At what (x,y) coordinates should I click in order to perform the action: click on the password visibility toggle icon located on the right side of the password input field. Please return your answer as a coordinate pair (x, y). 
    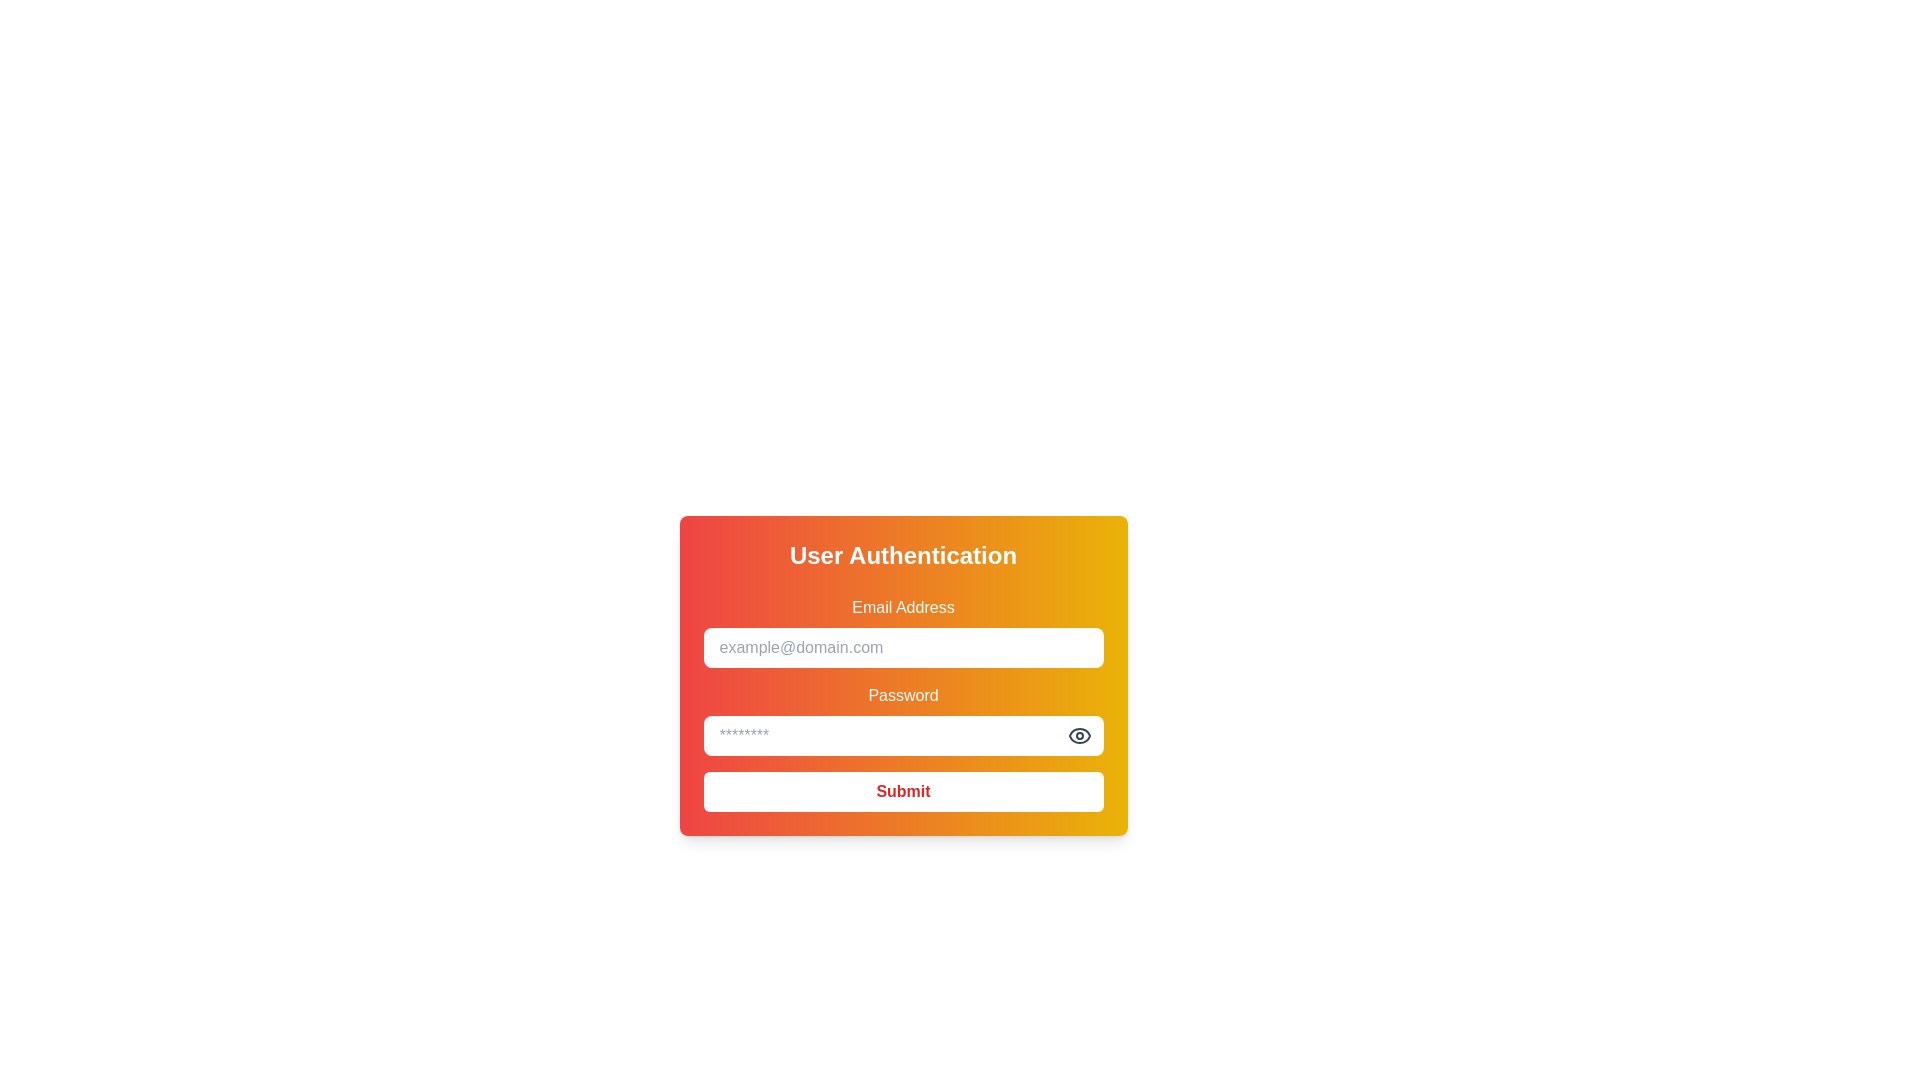
    Looking at the image, I should click on (1078, 736).